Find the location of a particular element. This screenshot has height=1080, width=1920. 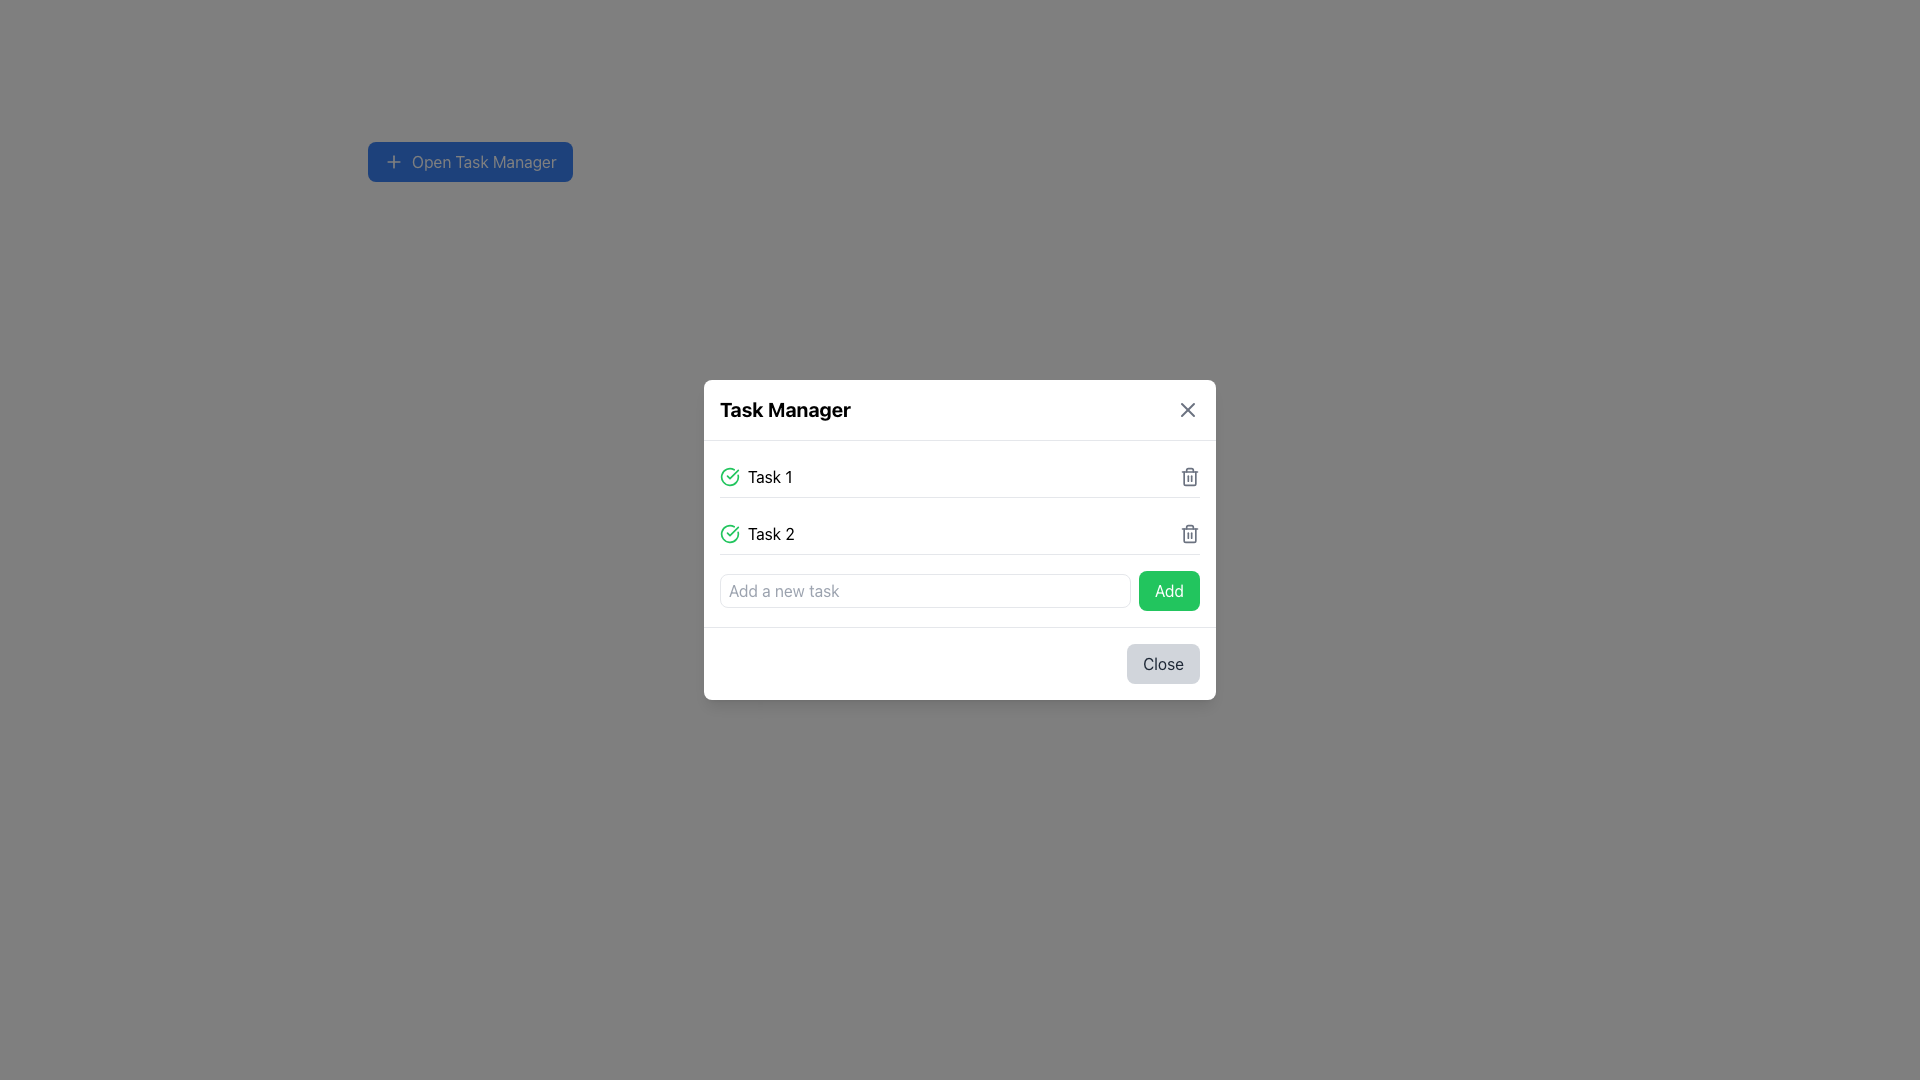

text label displaying 'Task 2' located in the second row of the task list in the 'Task Manager' dialogue, positioned under 'Task 1' and above the input field for adding a new task is located at coordinates (756, 532).